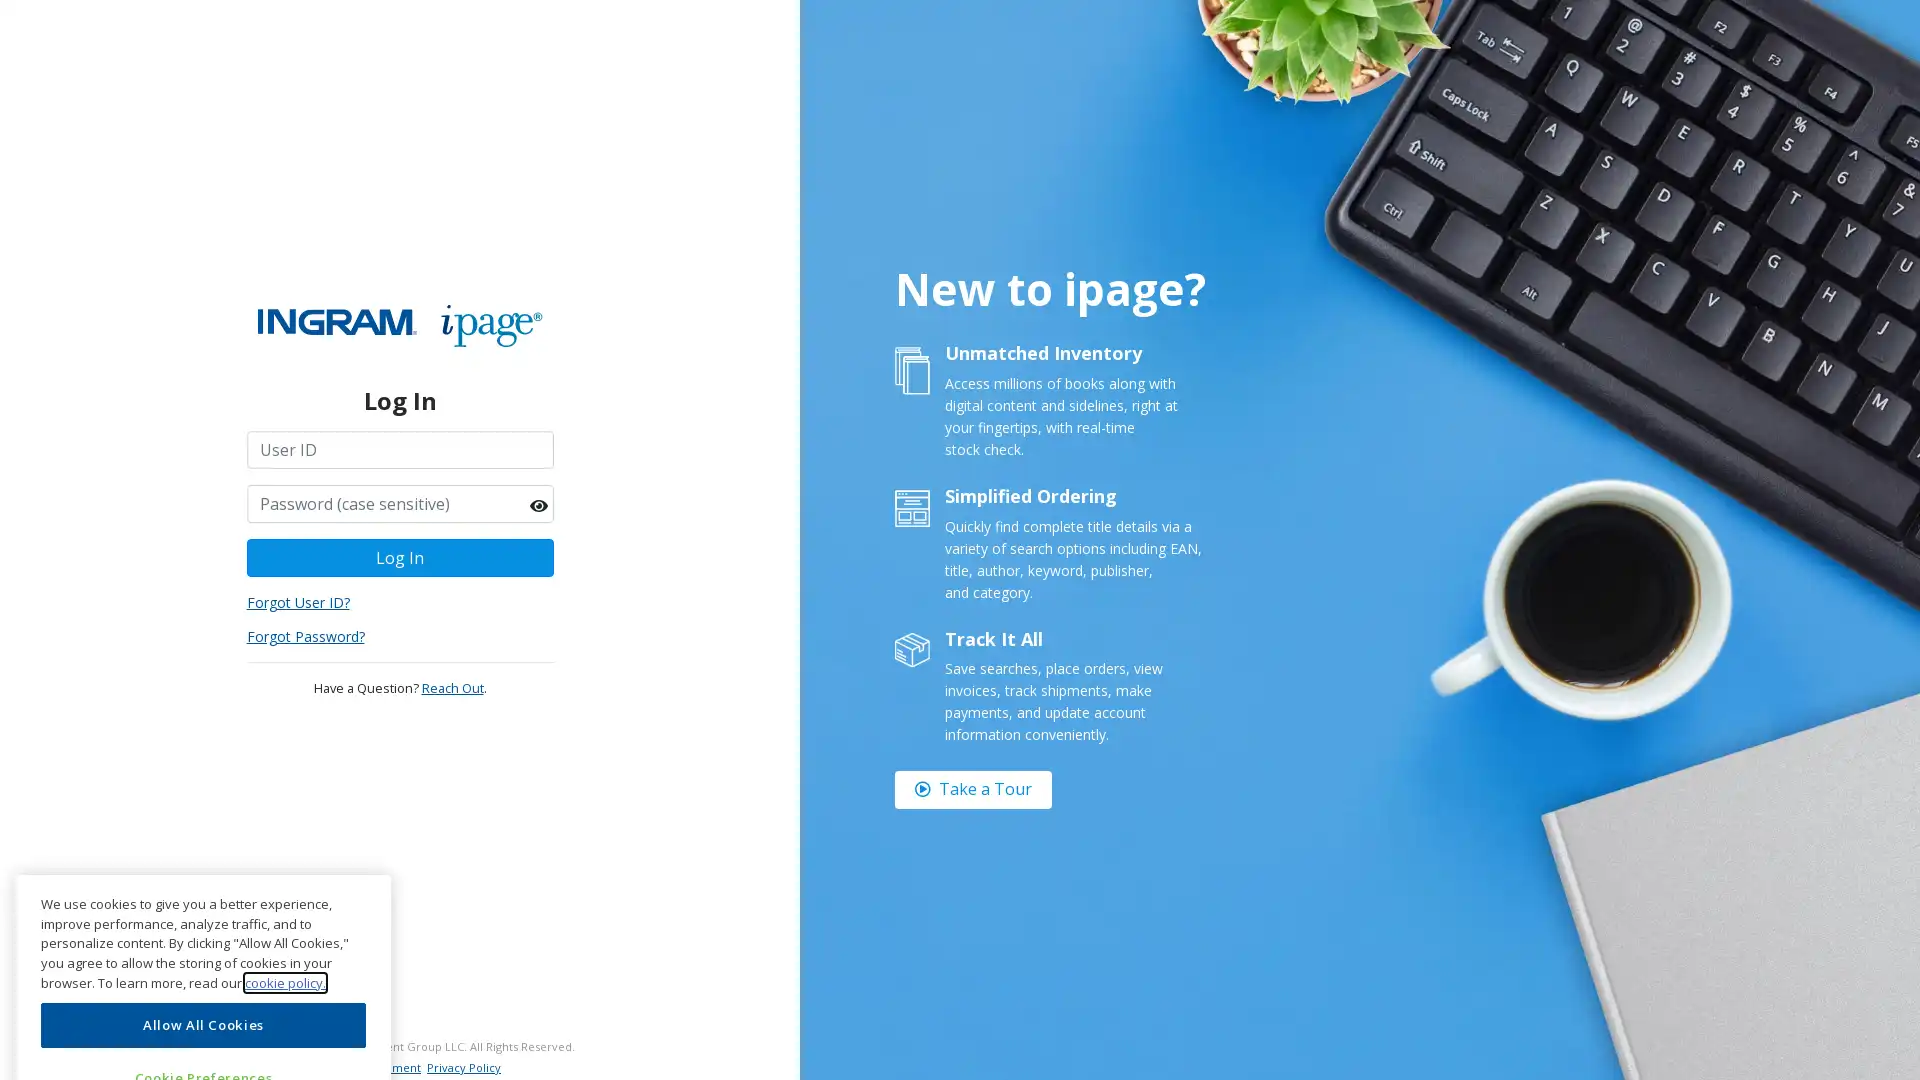 The width and height of the screenshot is (1920, 1080). Describe the element at coordinates (203, 948) in the screenshot. I see `Allow All Cookies` at that location.